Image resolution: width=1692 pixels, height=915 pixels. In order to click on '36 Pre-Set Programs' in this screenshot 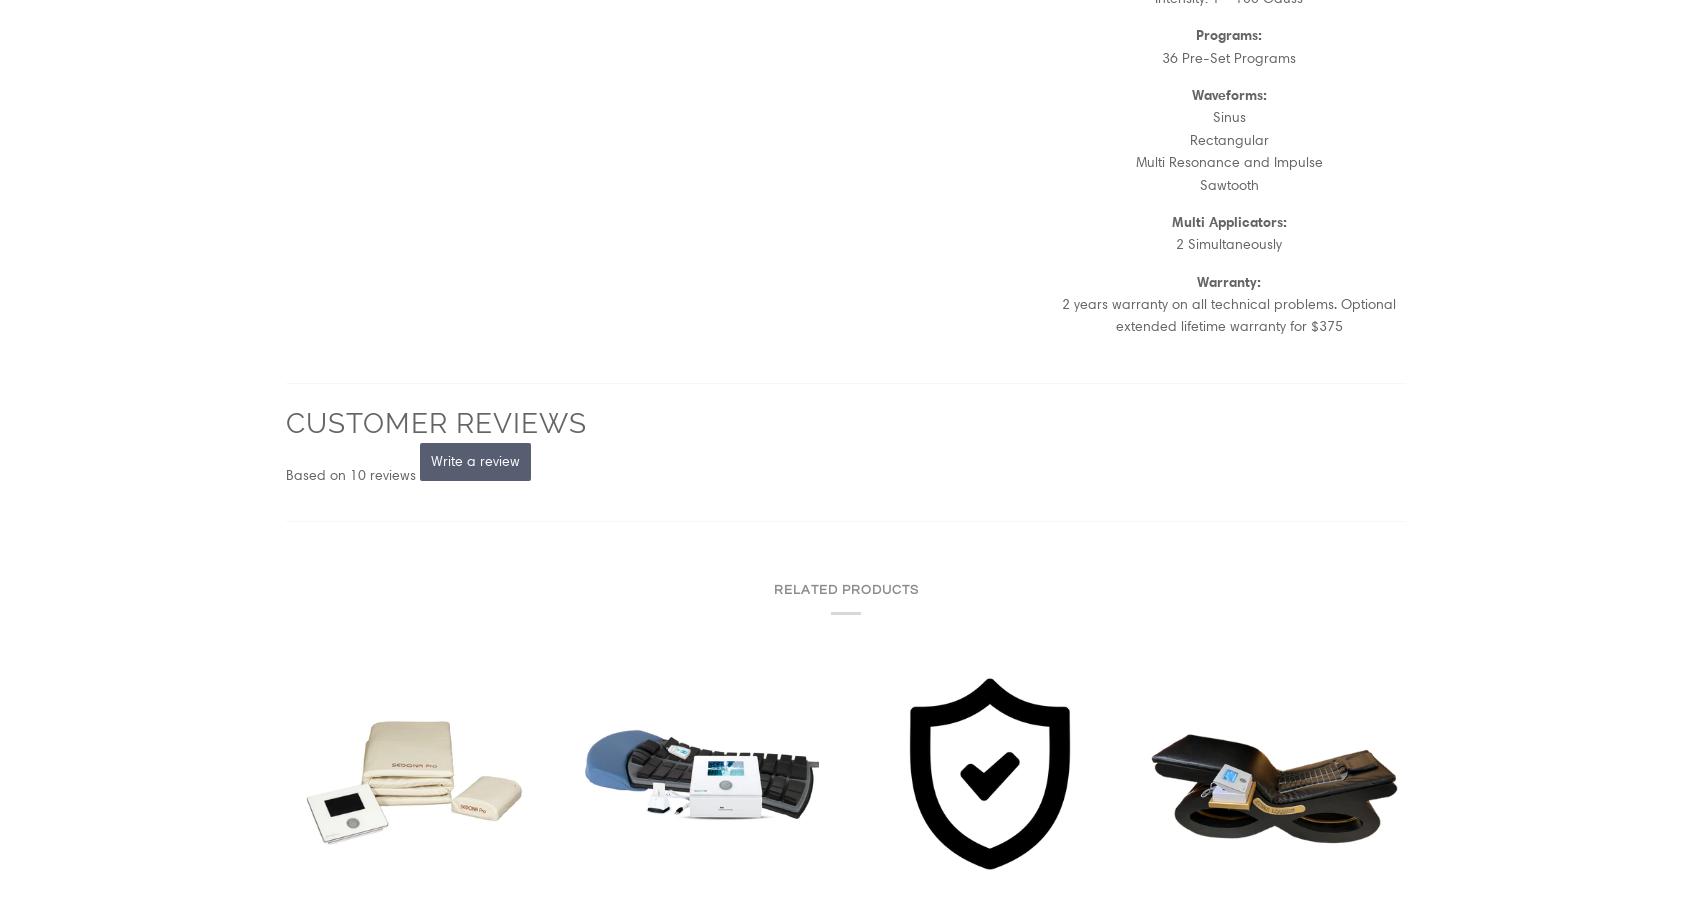, I will do `click(1229, 56)`.